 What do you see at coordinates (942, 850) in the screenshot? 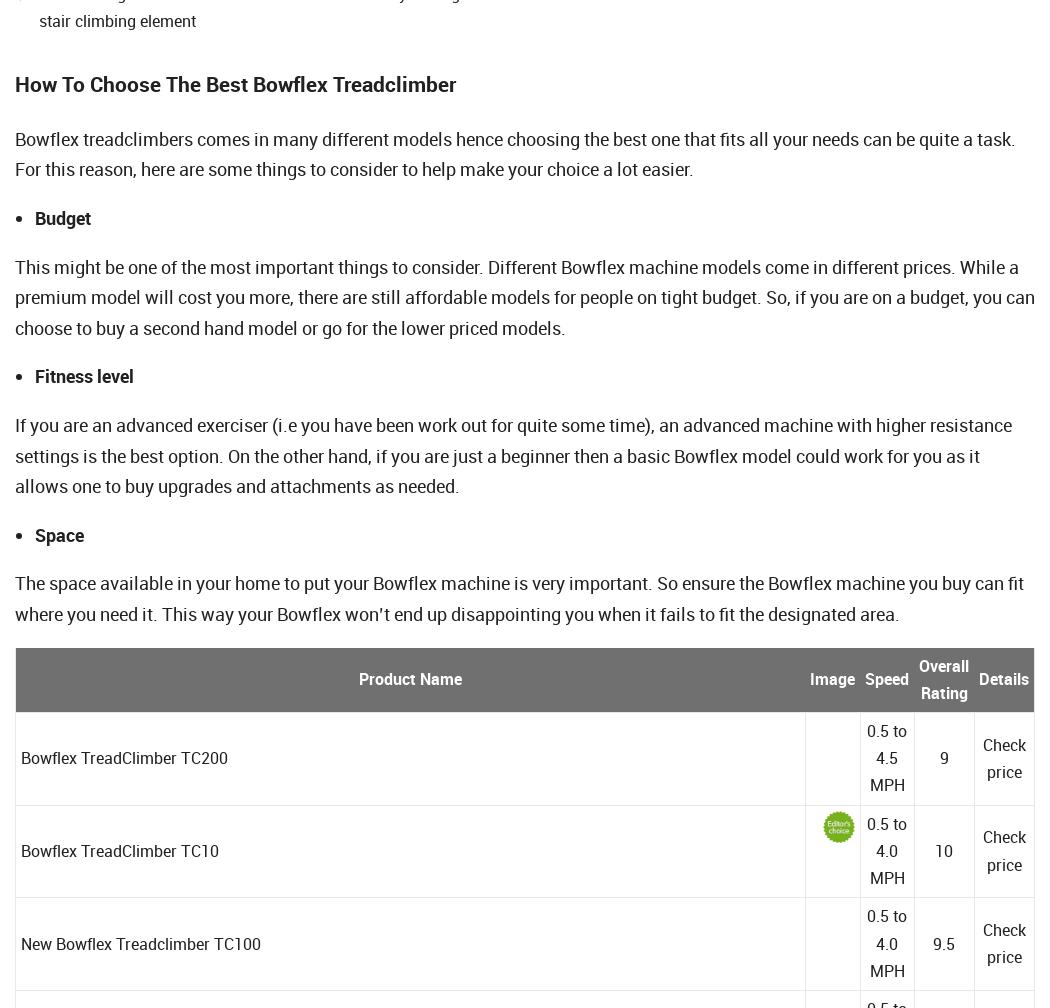
I see `'10'` at bounding box center [942, 850].